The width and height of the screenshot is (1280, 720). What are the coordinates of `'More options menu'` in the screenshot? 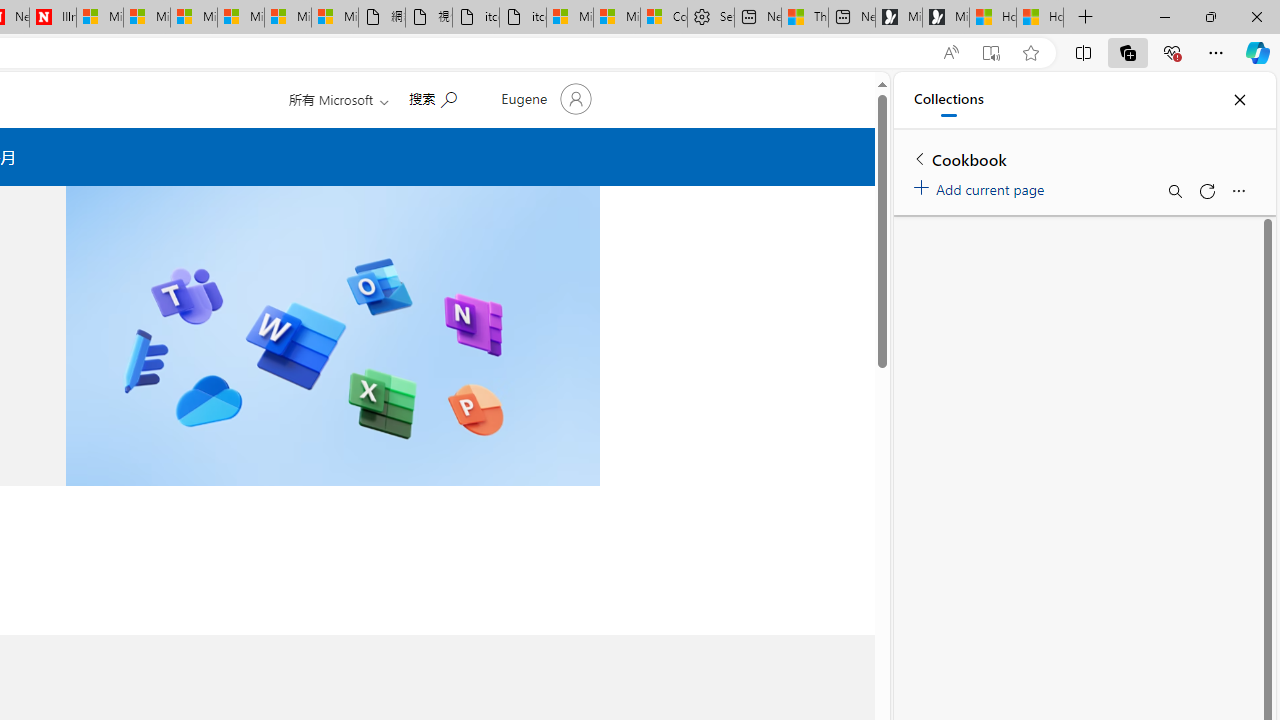 It's located at (1237, 191).